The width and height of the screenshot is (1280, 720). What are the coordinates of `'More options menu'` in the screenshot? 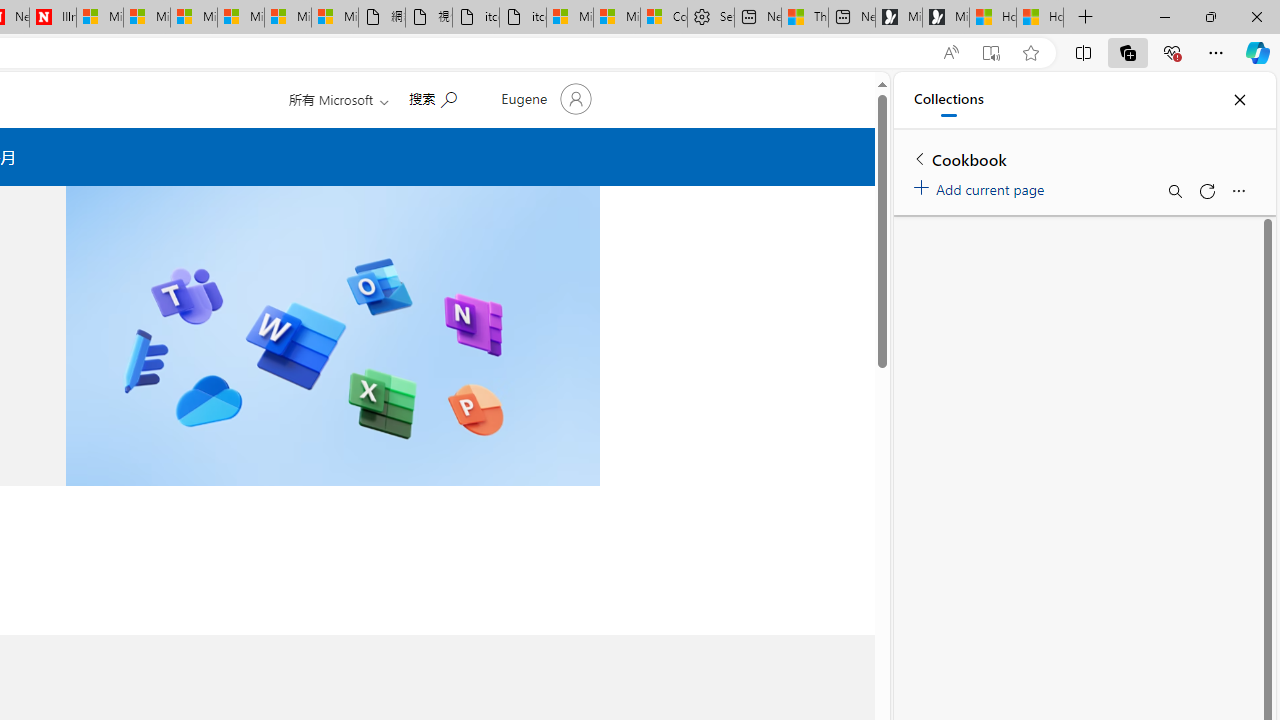 It's located at (1237, 191).